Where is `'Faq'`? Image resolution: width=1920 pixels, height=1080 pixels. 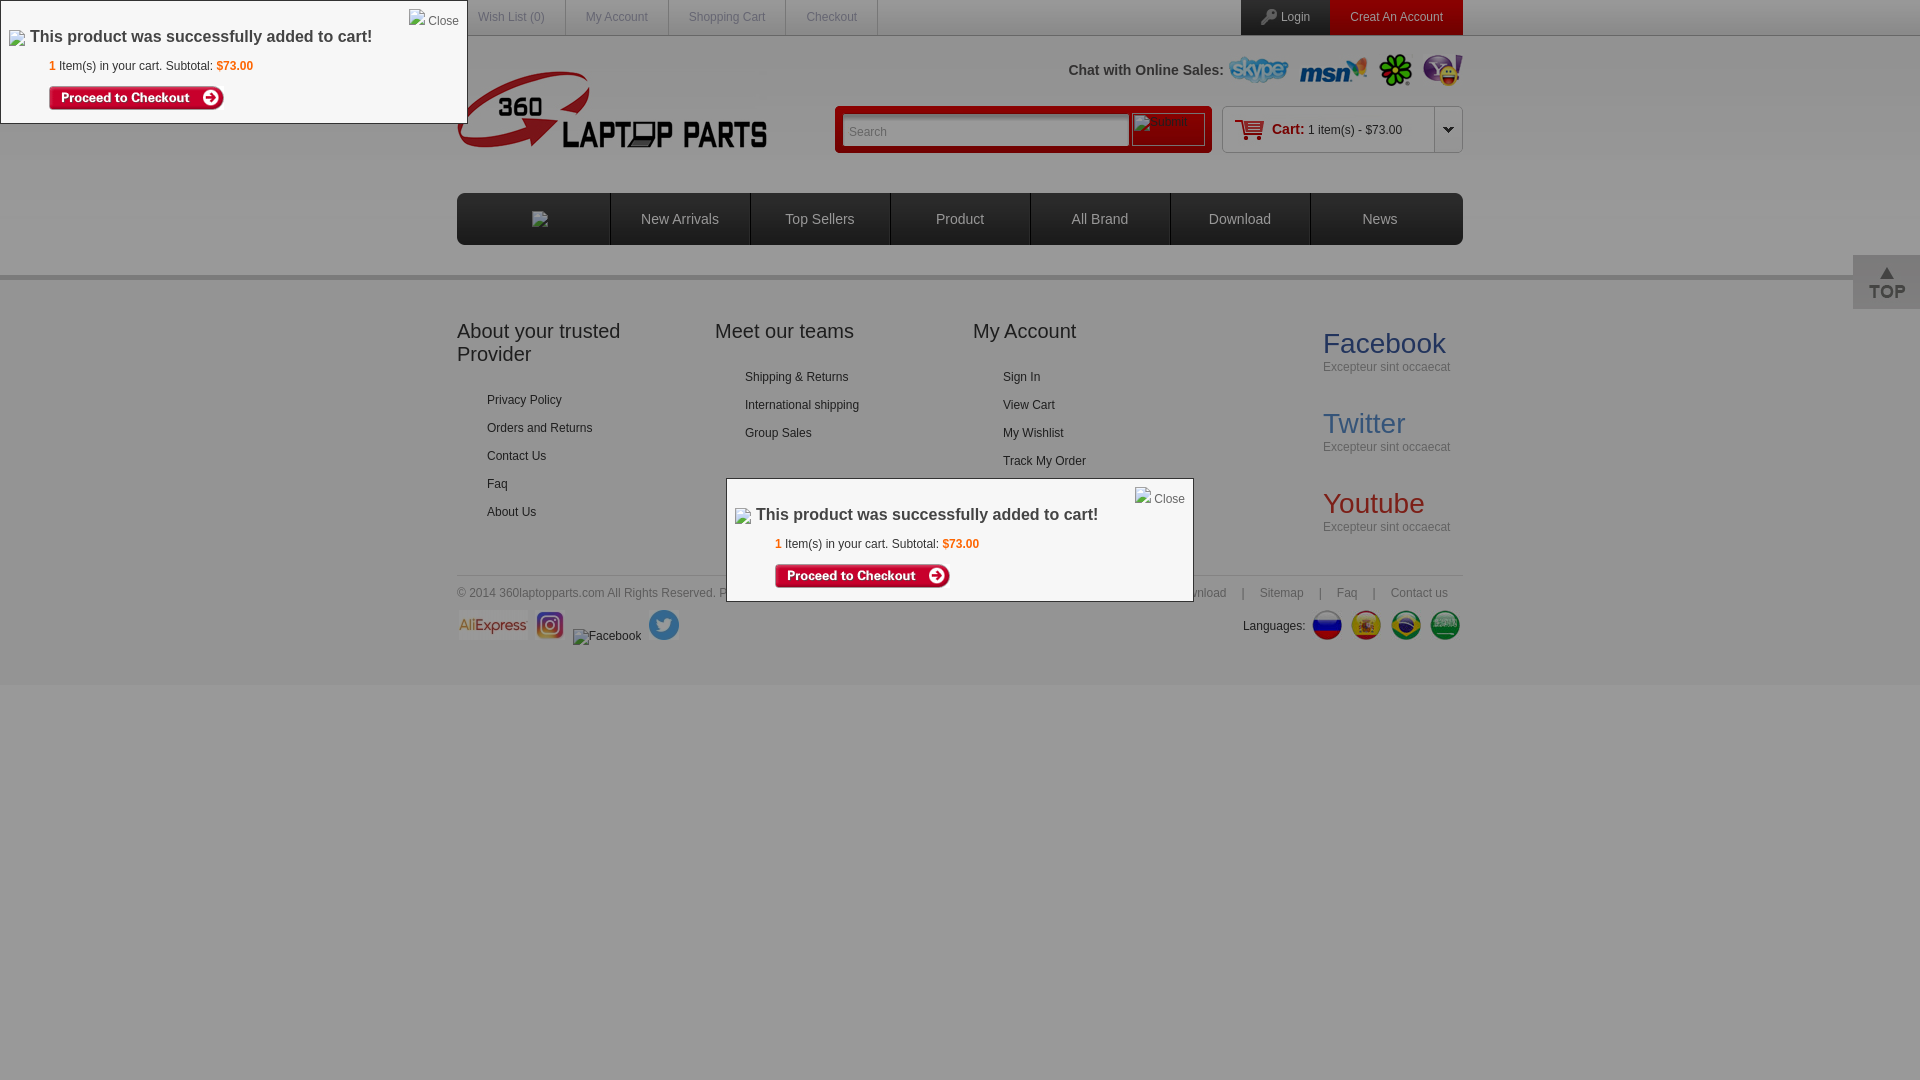
'Faq' is located at coordinates (486, 483).